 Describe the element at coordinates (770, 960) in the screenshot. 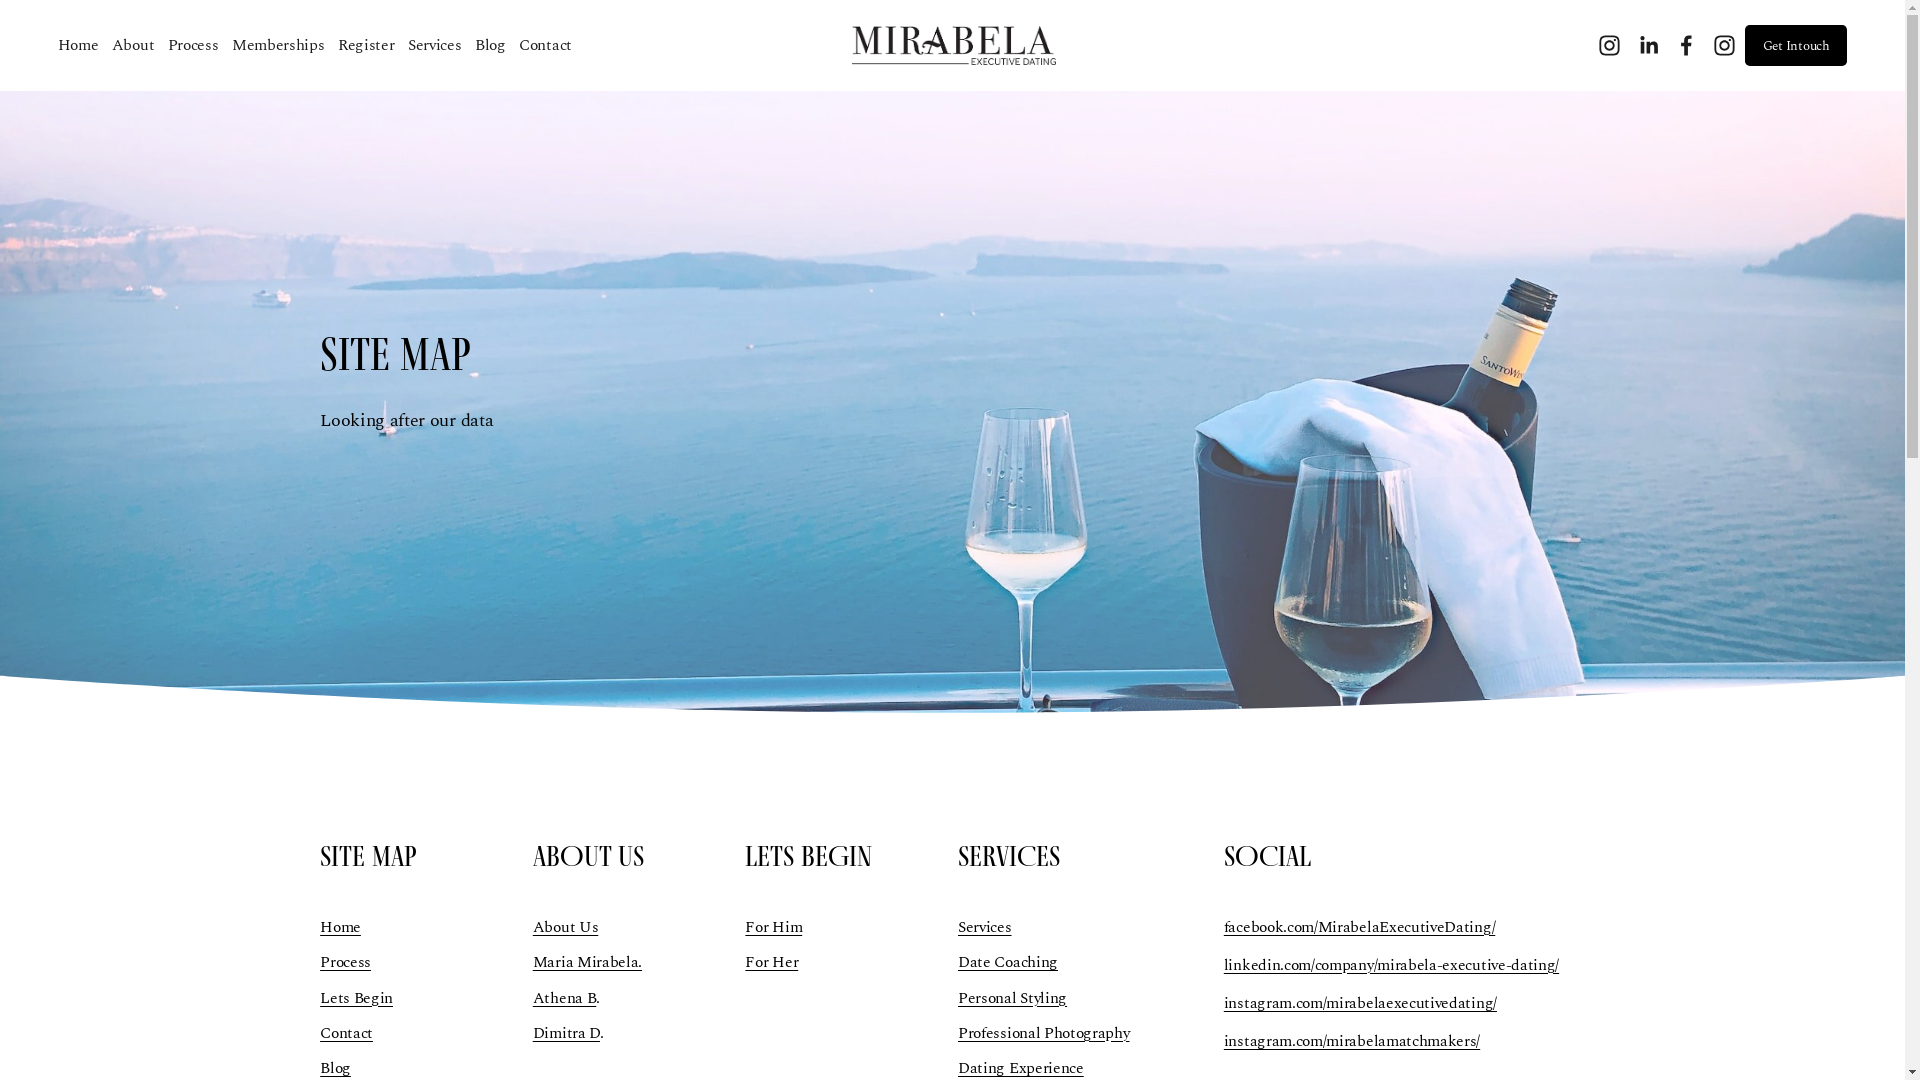

I see `'For Her'` at that location.